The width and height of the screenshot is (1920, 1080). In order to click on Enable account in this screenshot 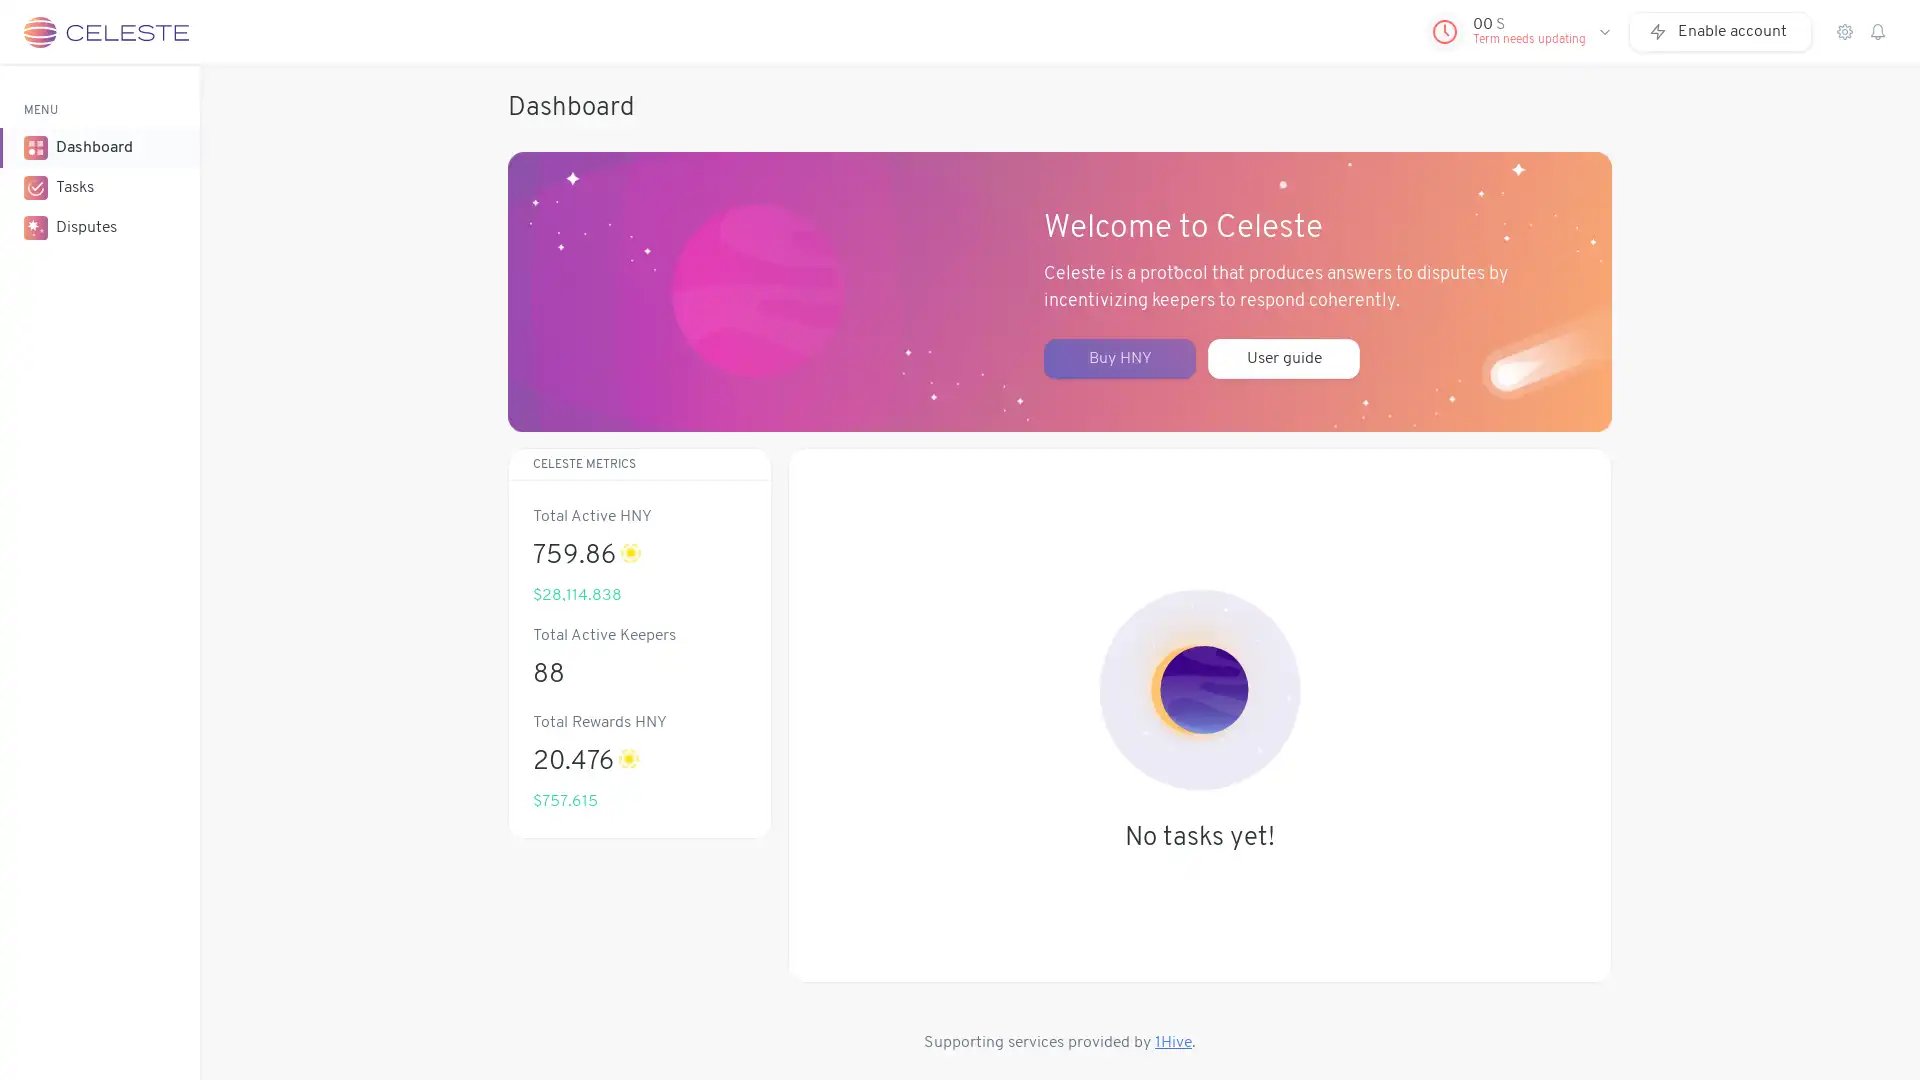, I will do `click(1719, 31)`.